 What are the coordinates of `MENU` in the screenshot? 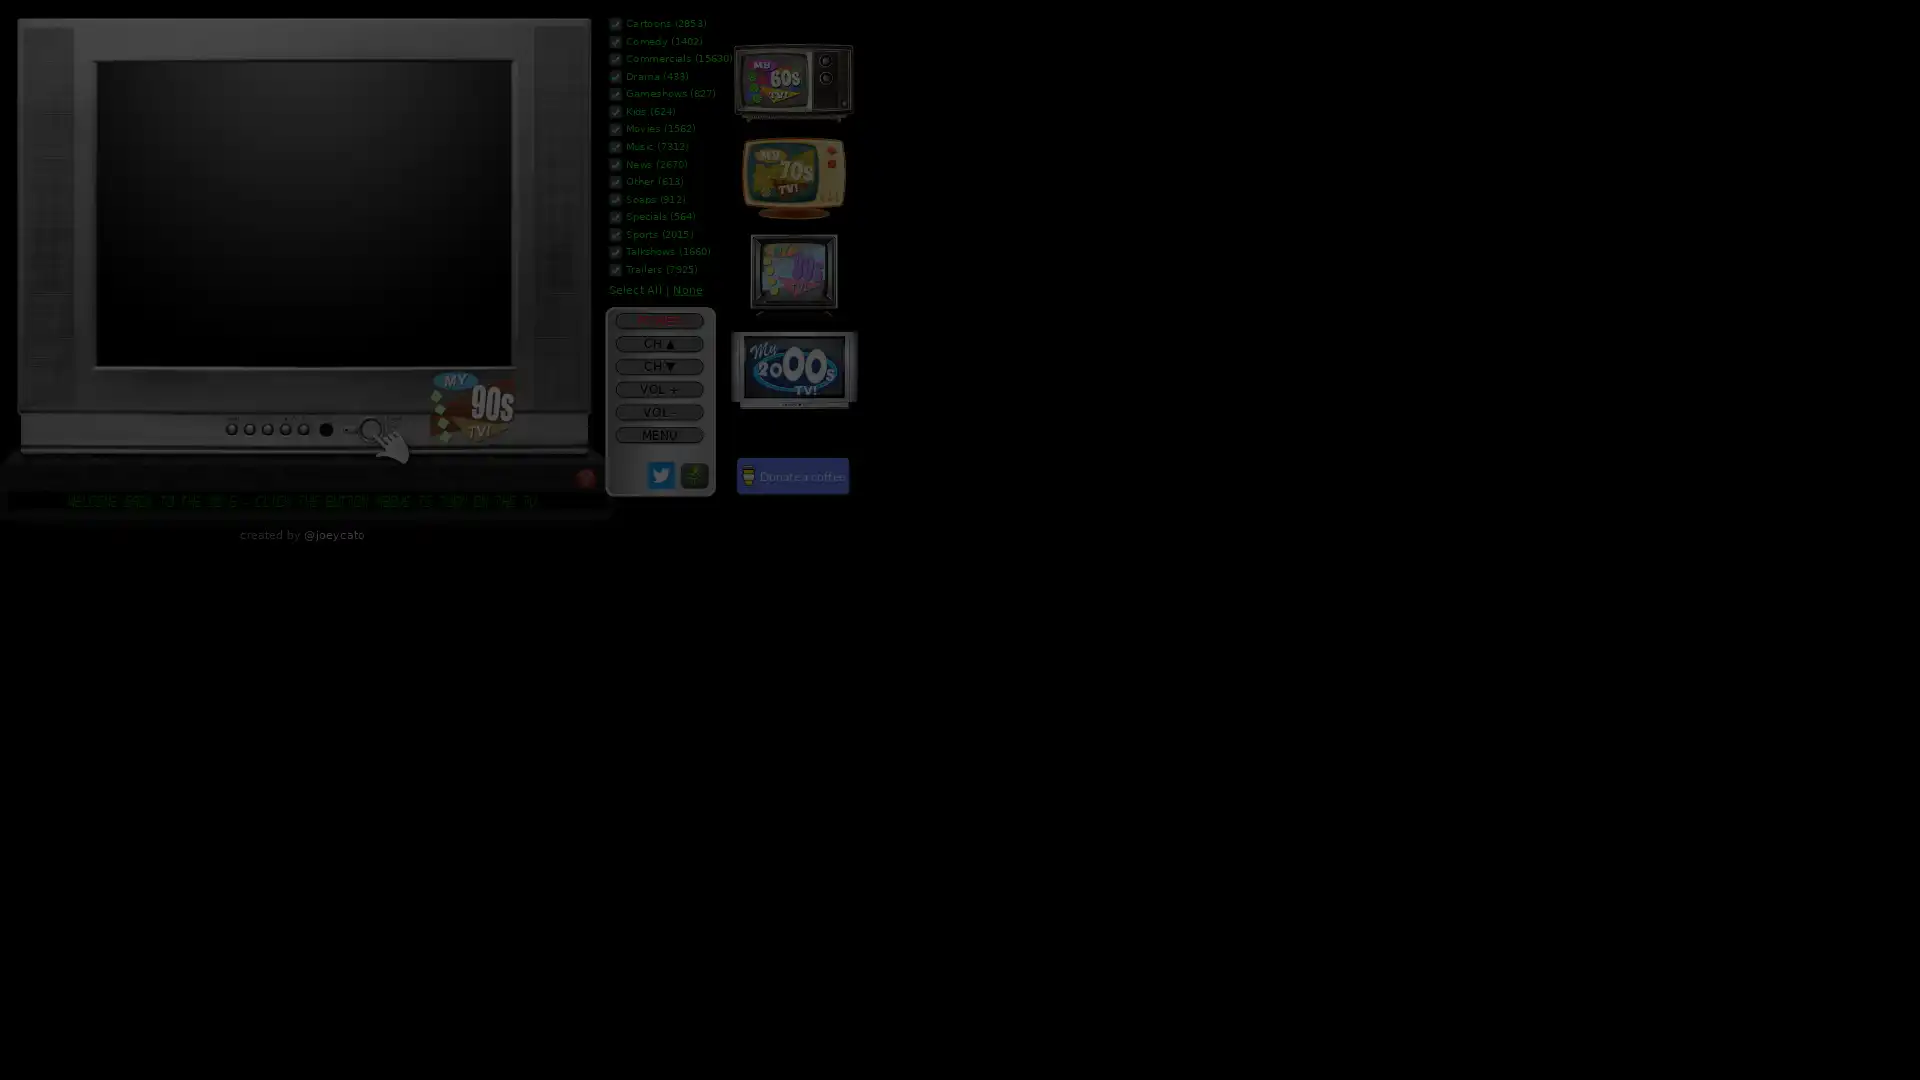 It's located at (658, 434).